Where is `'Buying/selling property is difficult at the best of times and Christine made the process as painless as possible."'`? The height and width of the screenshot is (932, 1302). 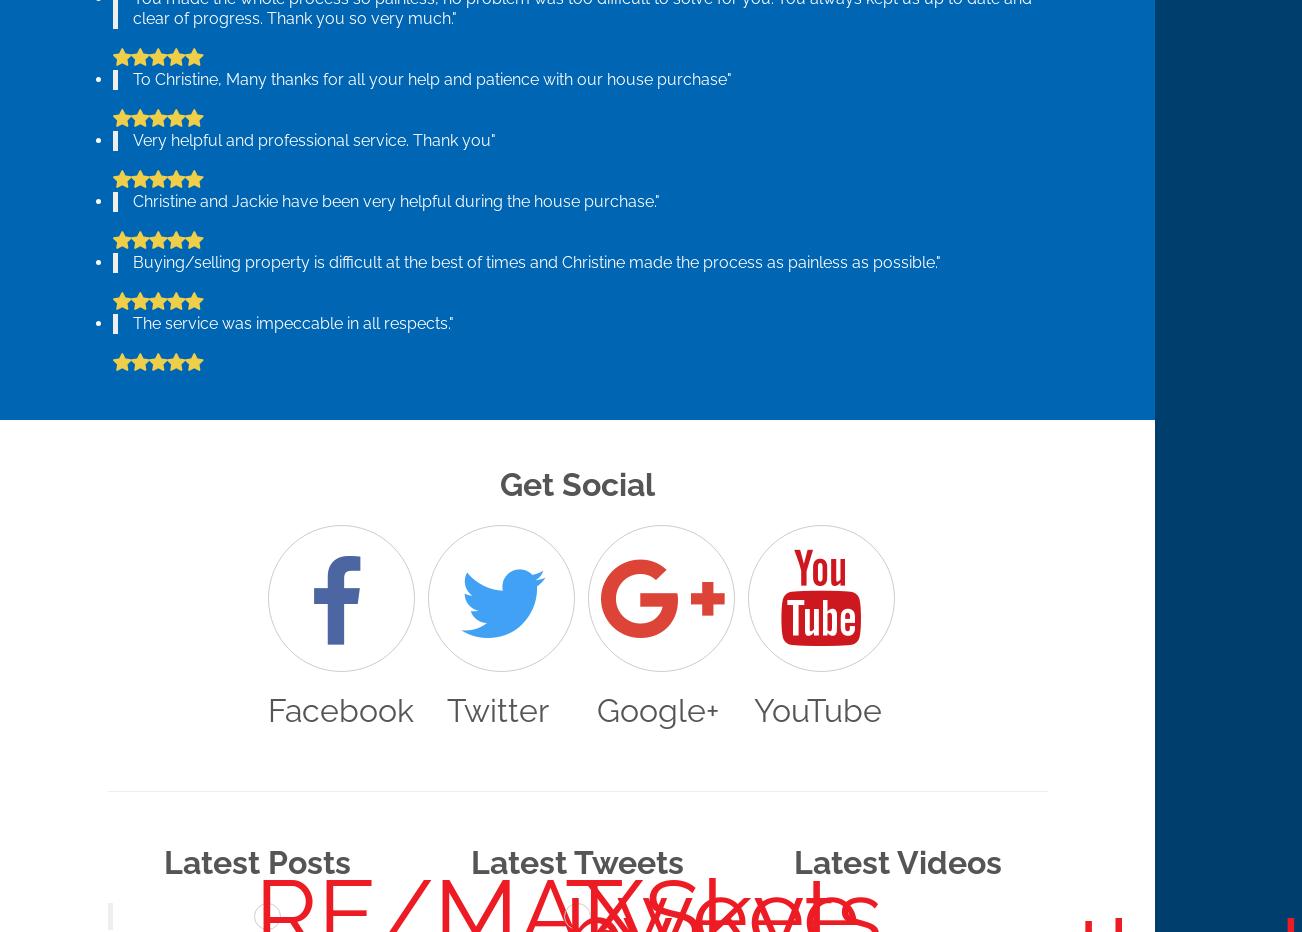 'Buying/selling property is difficult at the best of times and Christine made the process as painless as possible."' is located at coordinates (536, 261).